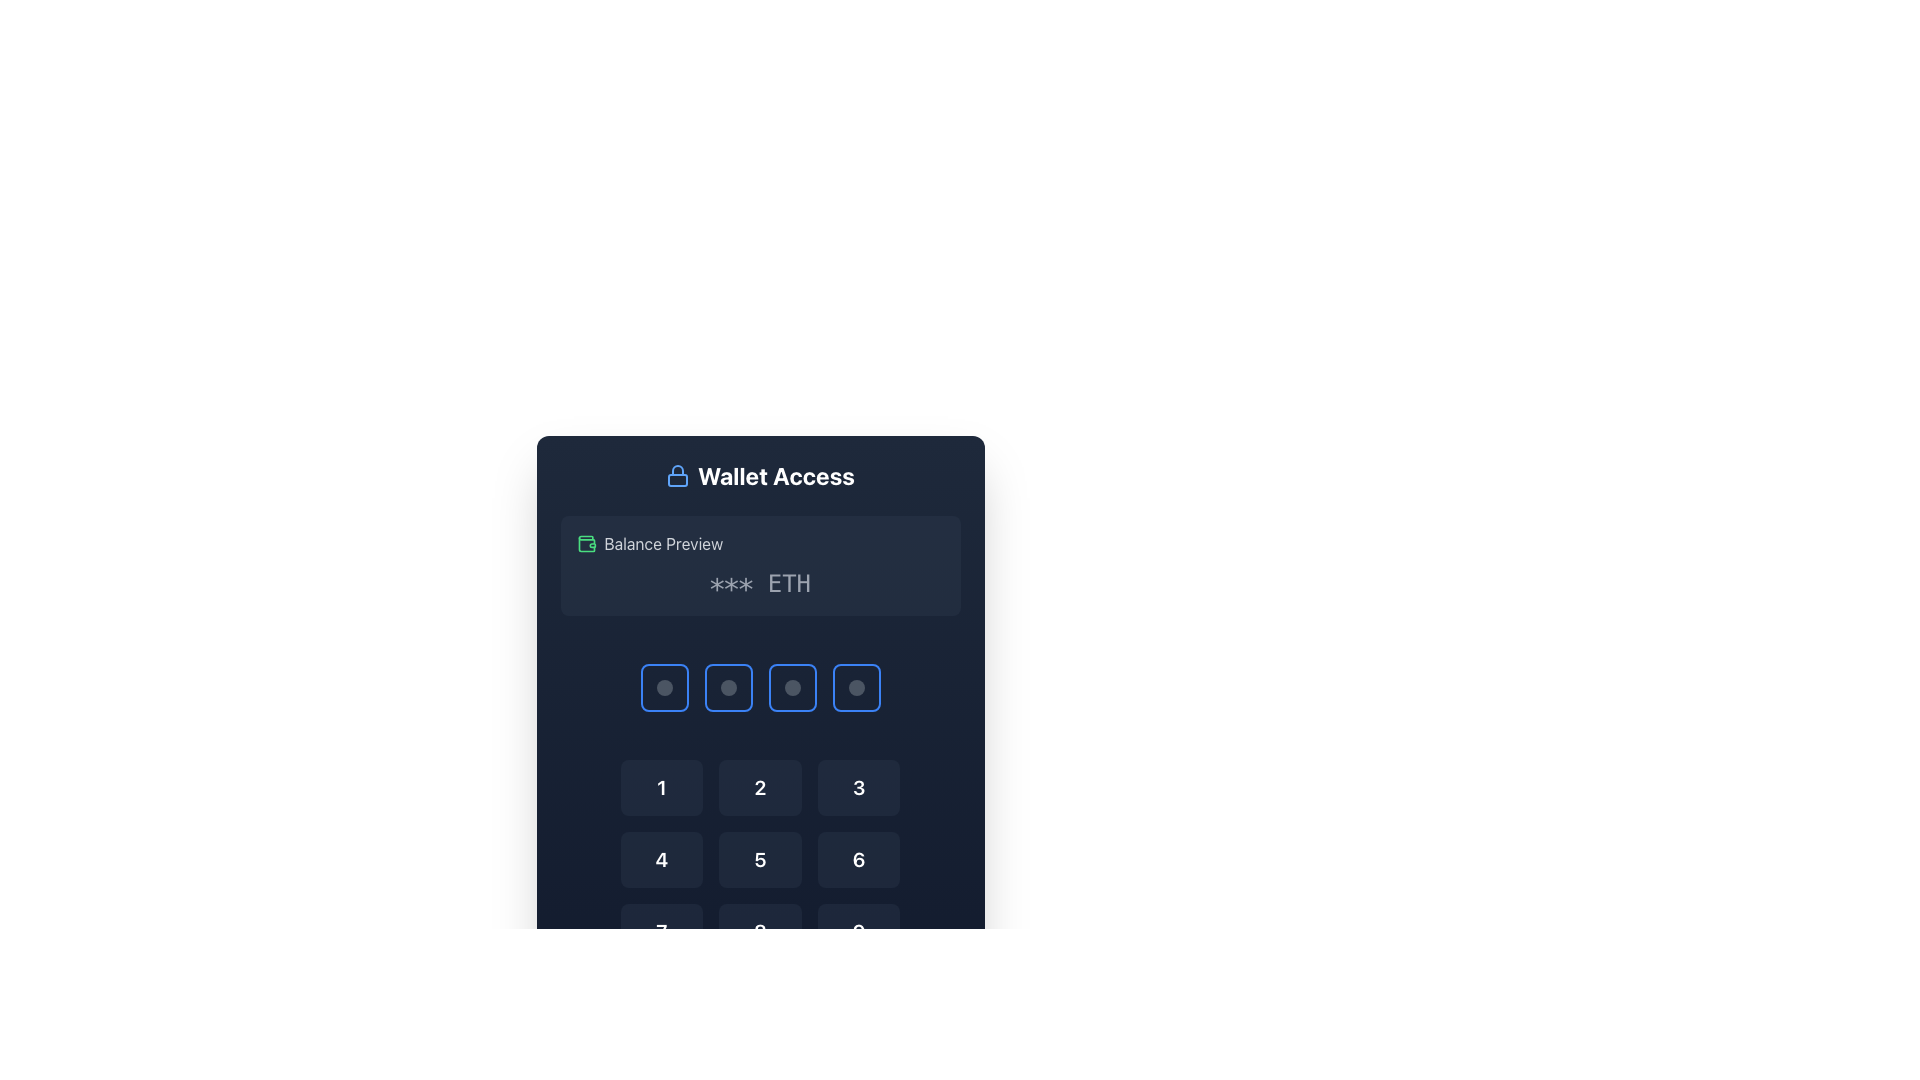 The height and width of the screenshot is (1080, 1920). What do you see at coordinates (856, 686) in the screenshot?
I see `the fourth decorative or status indicator icon located beneath the 'Balance Preview' label` at bounding box center [856, 686].